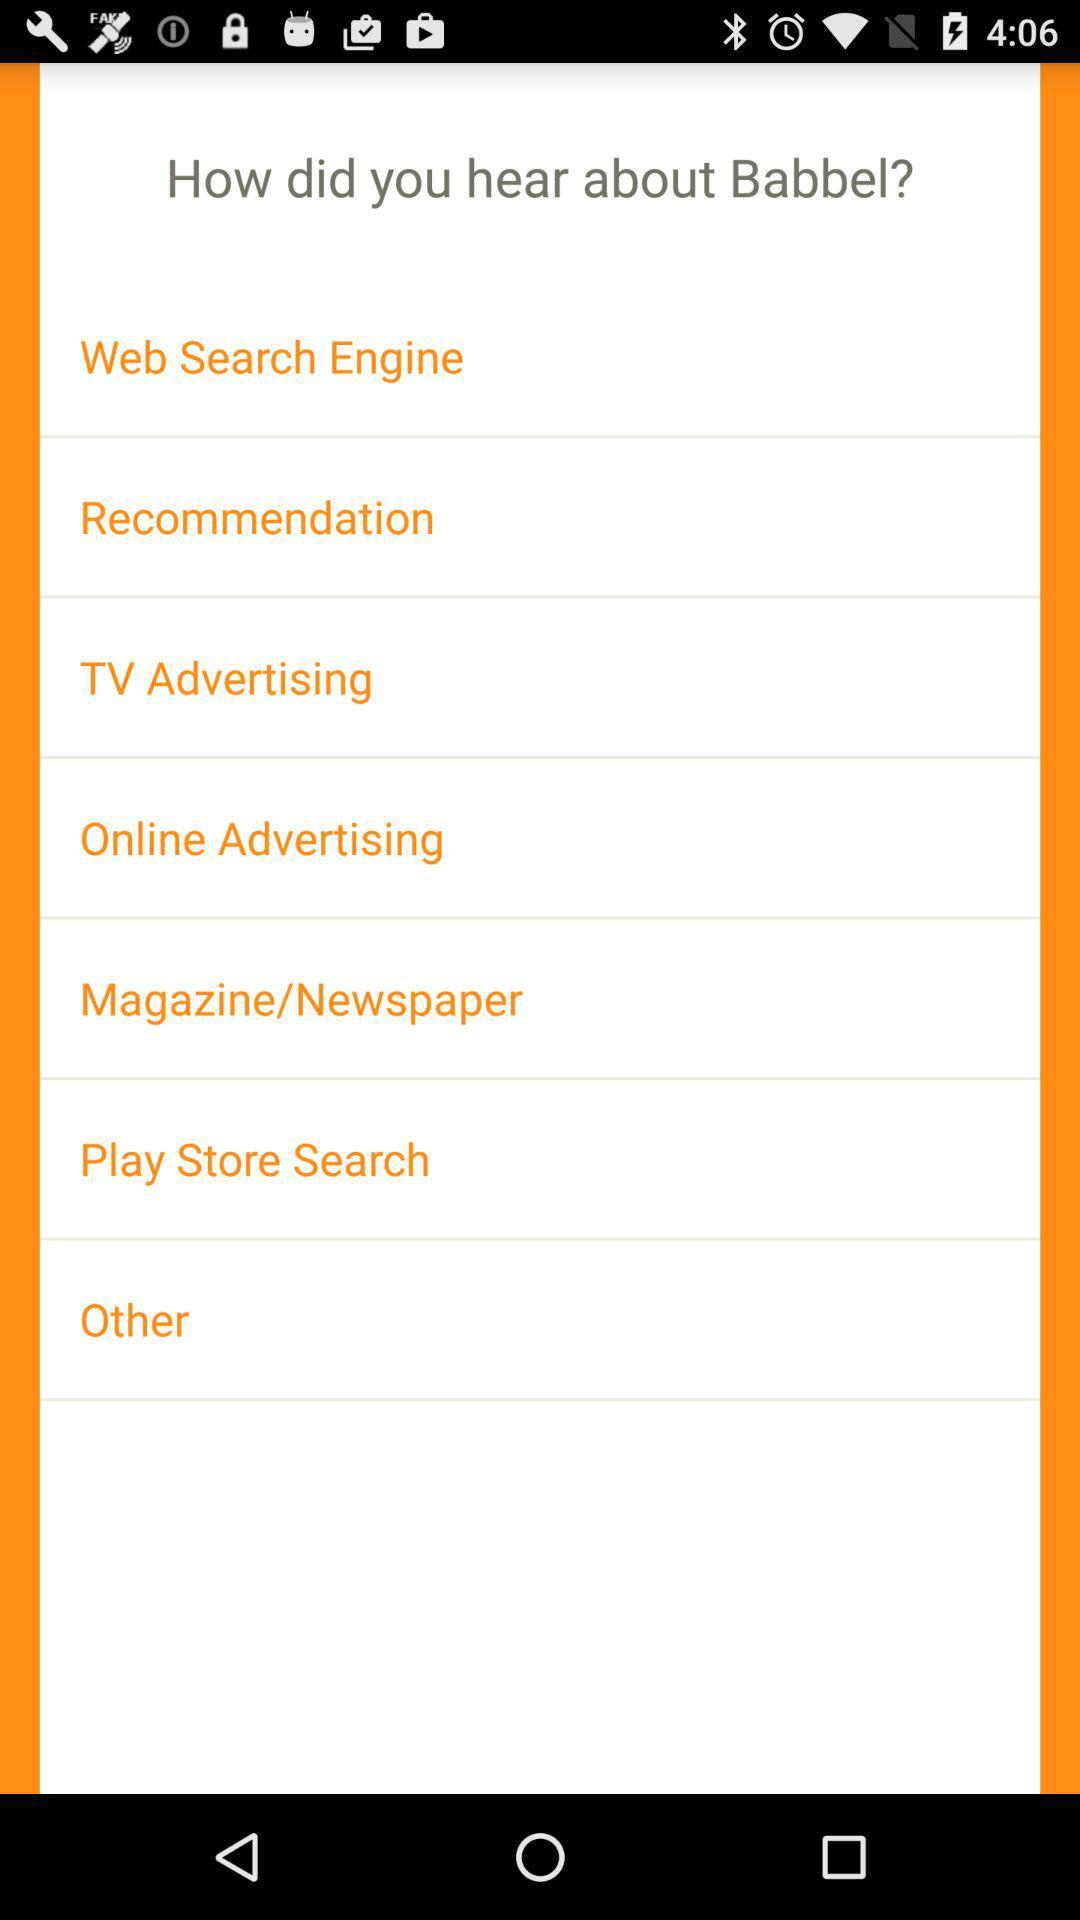 Image resolution: width=1080 pixels, height=1920 pixels. Describe the element at coordinates (540, 1319) in the screenshot. I see `item below the play store search app` at that location.